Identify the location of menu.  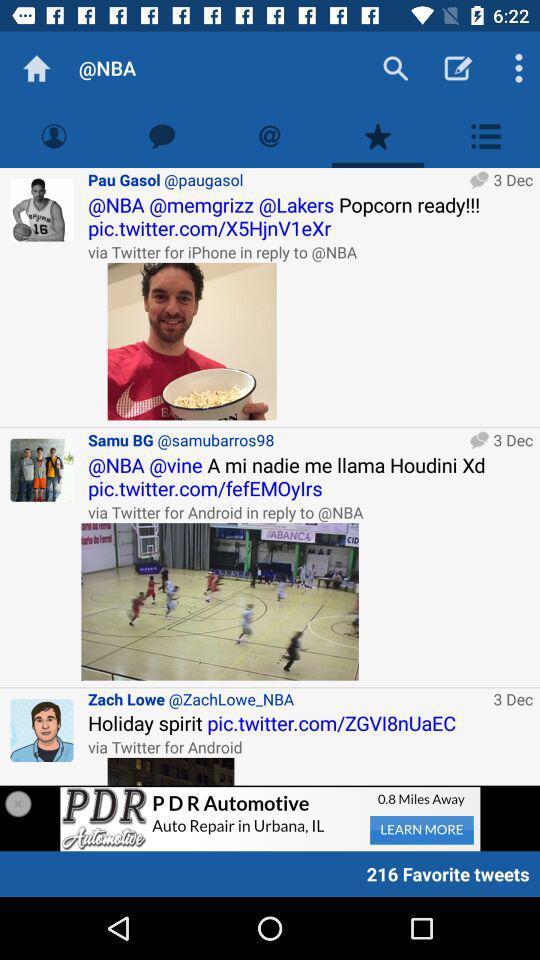
(485, 135).